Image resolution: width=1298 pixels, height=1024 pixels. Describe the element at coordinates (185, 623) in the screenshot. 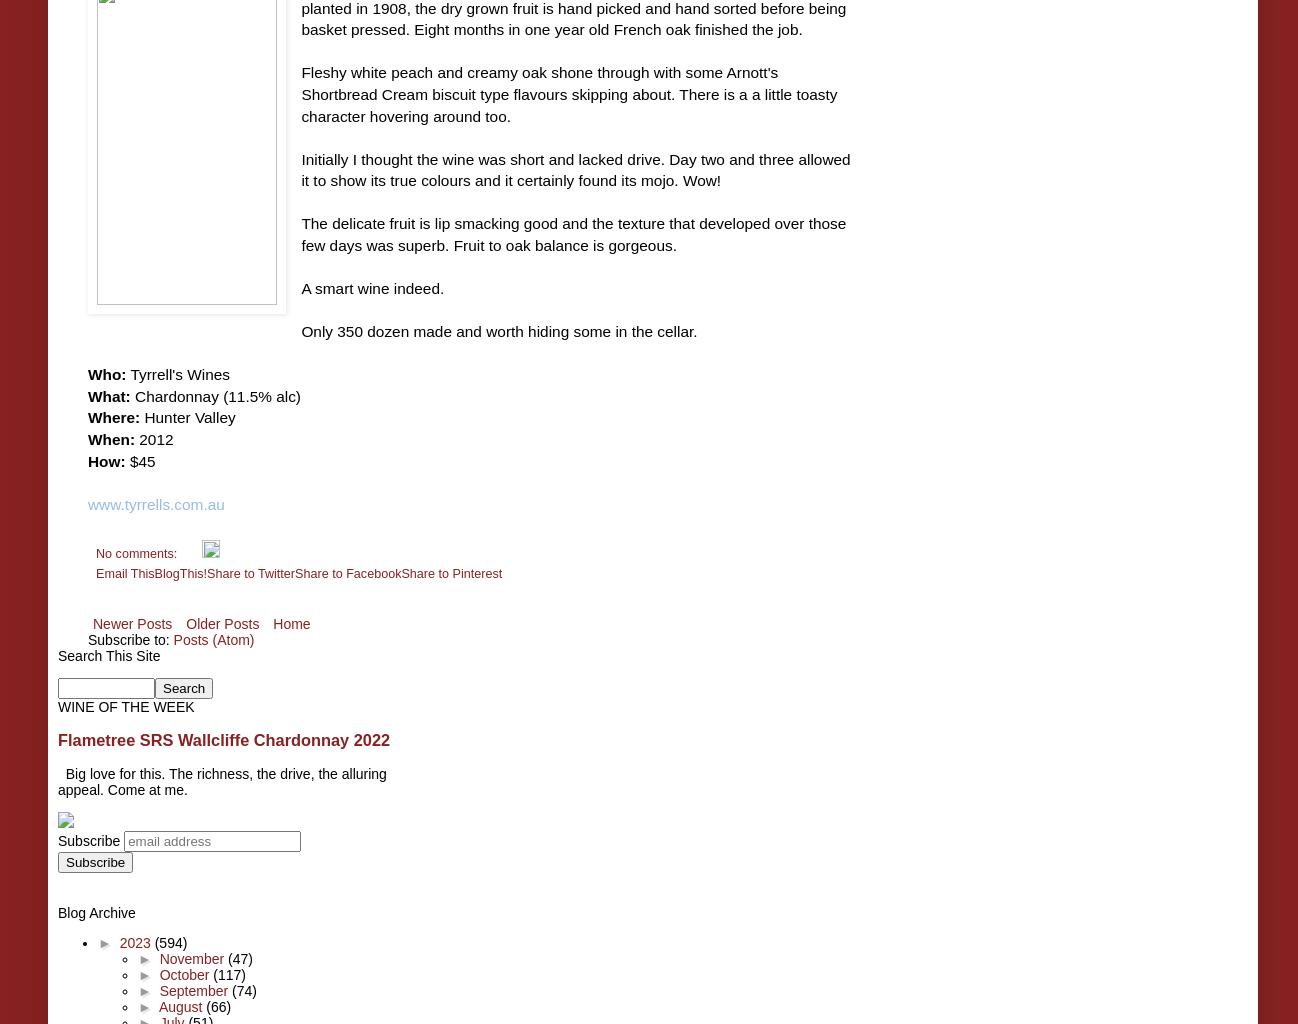

I see `'Older Posts'` at that location.